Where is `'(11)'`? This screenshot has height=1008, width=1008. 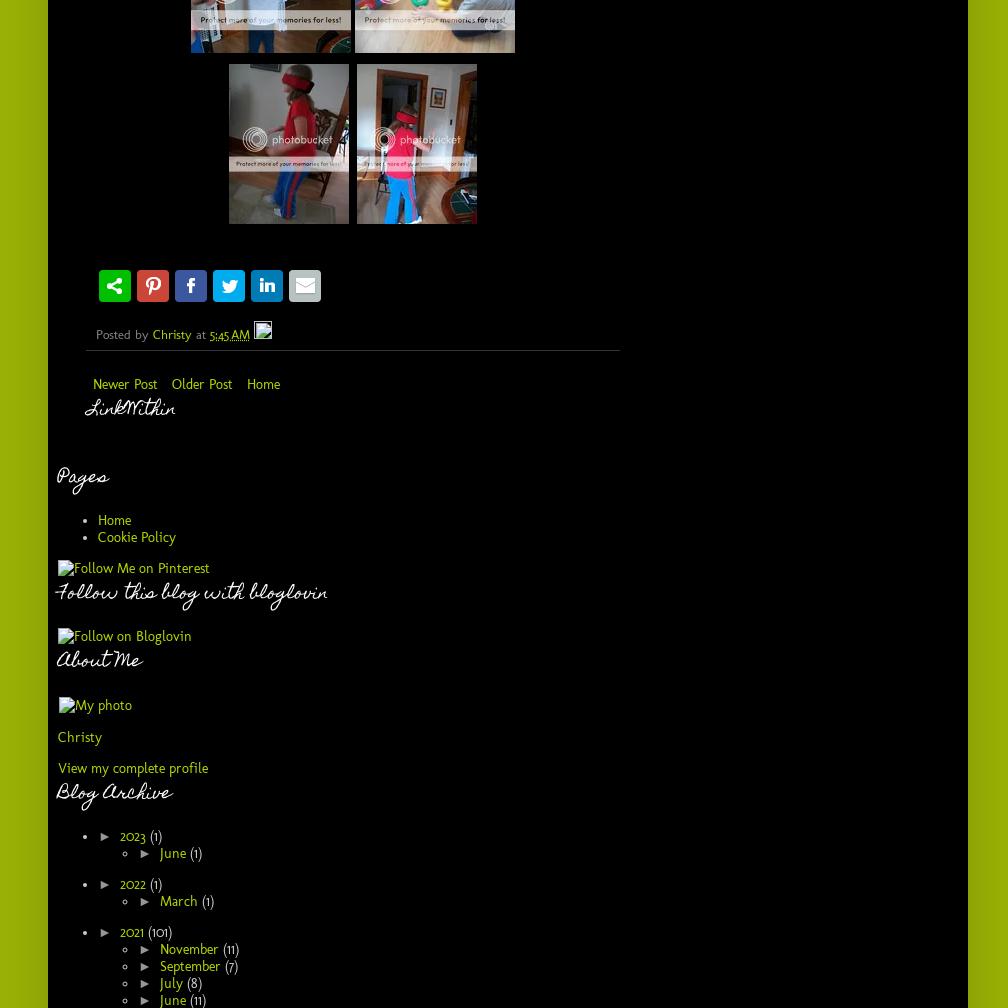 '(11)' is located at coordinates (230, 948).